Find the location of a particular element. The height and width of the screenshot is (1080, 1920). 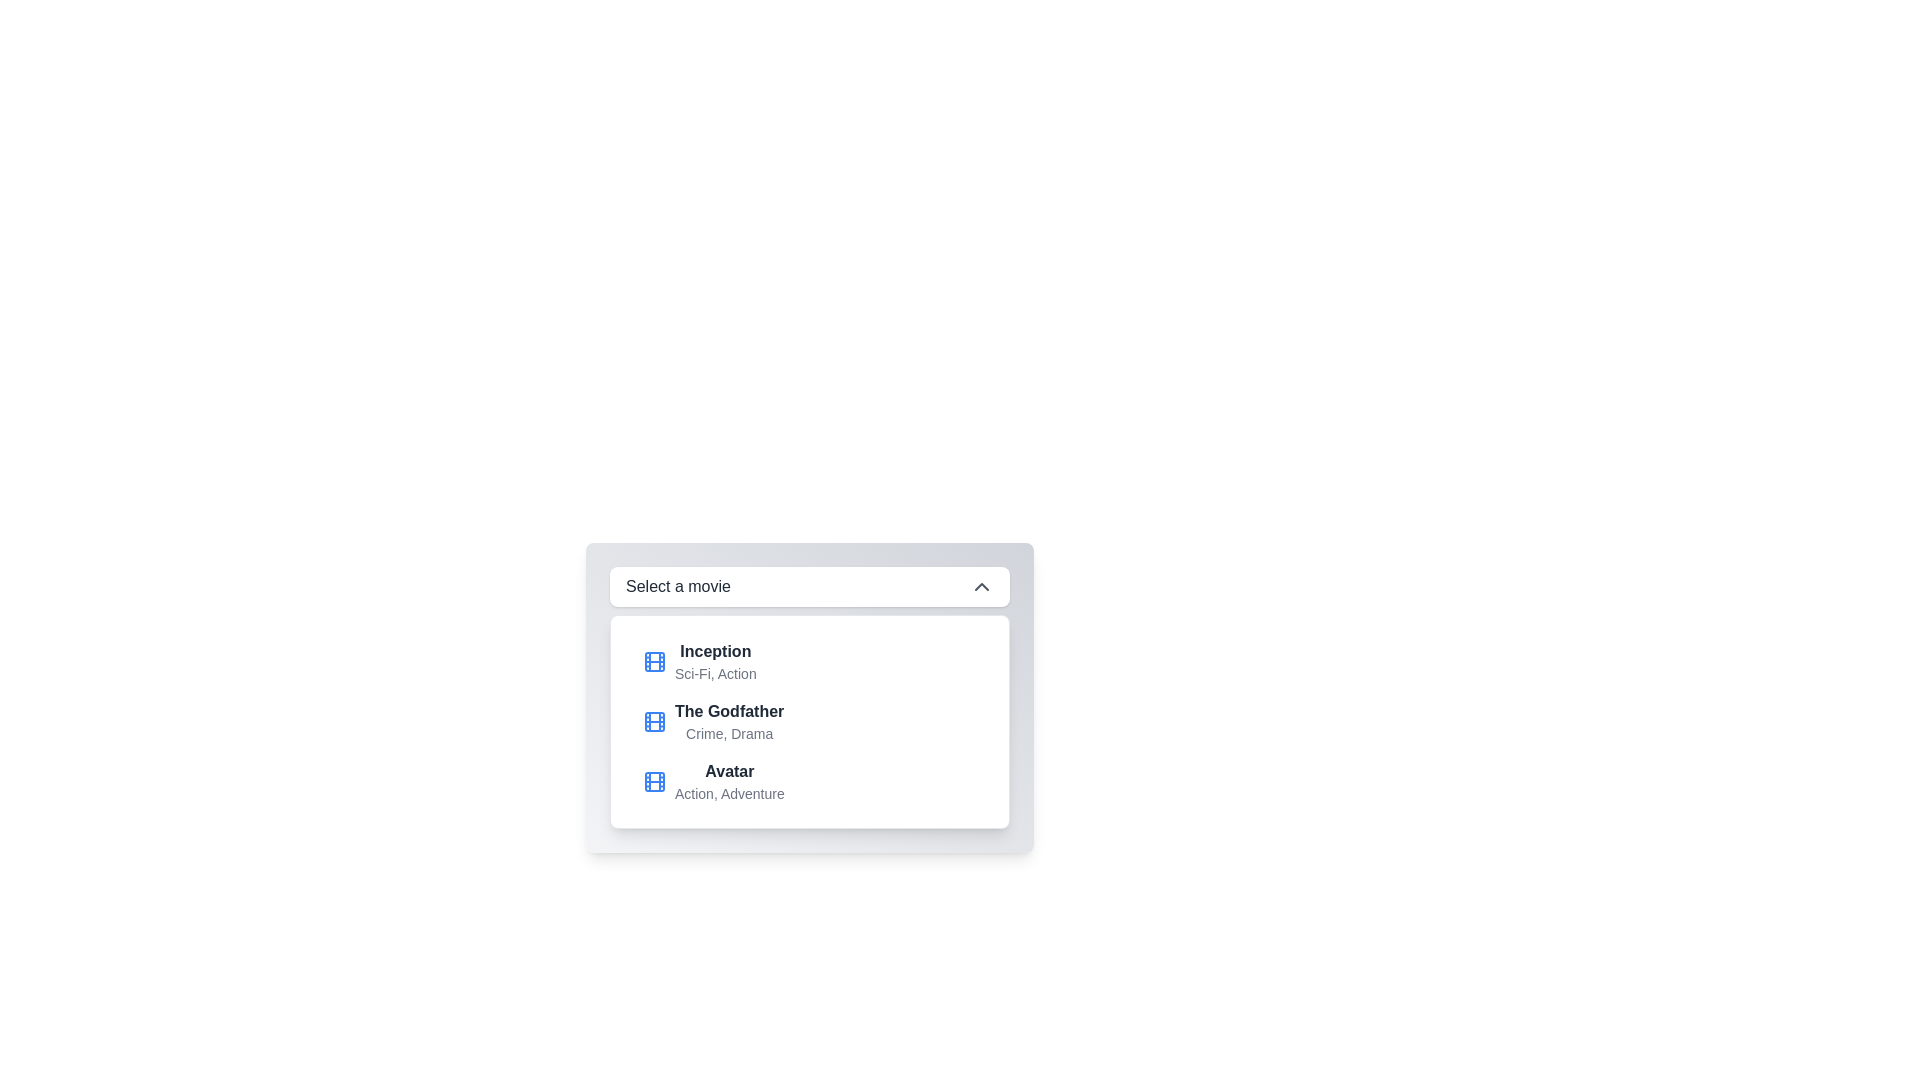

the dropdown interface element located to the right of the Text Label, which serves as a title for the current selection is located at coordinates (678, 585).